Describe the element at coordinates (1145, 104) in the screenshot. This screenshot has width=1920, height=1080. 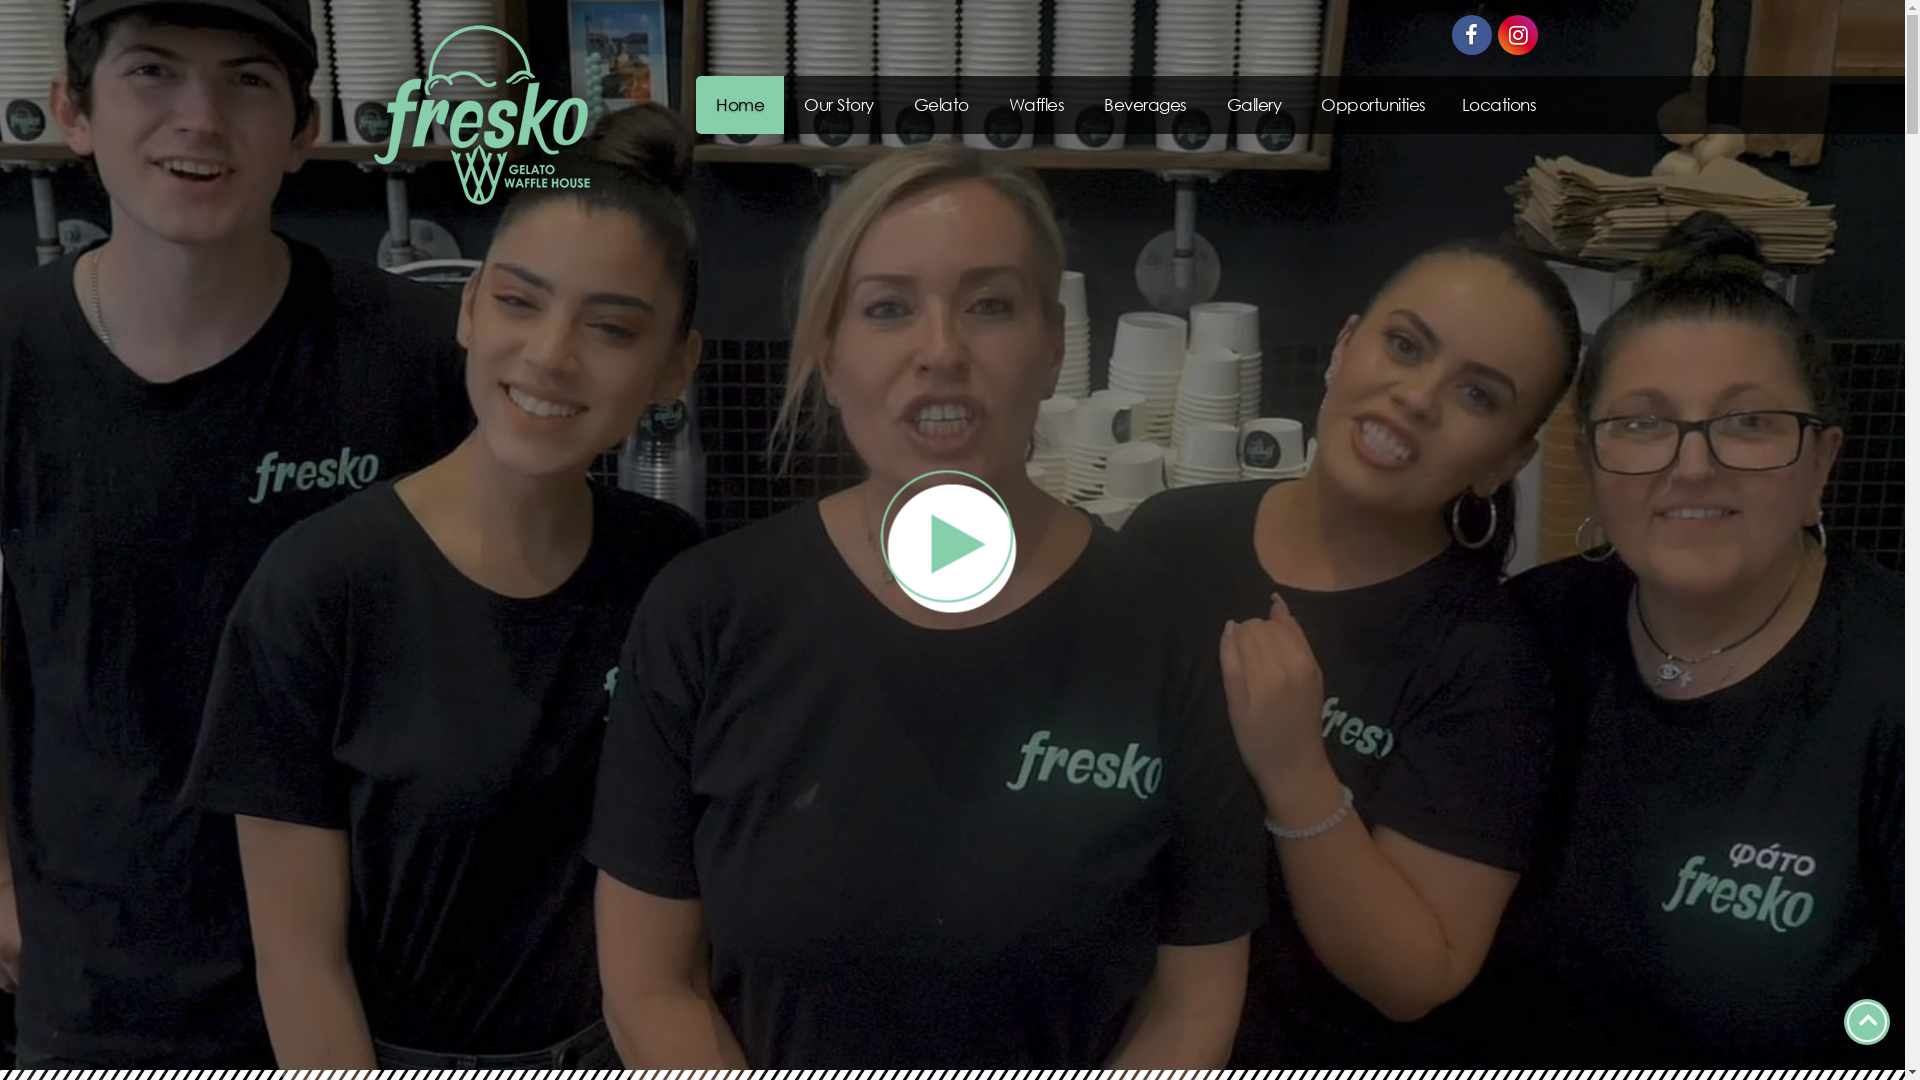
I see `'Beverages'` at that location.